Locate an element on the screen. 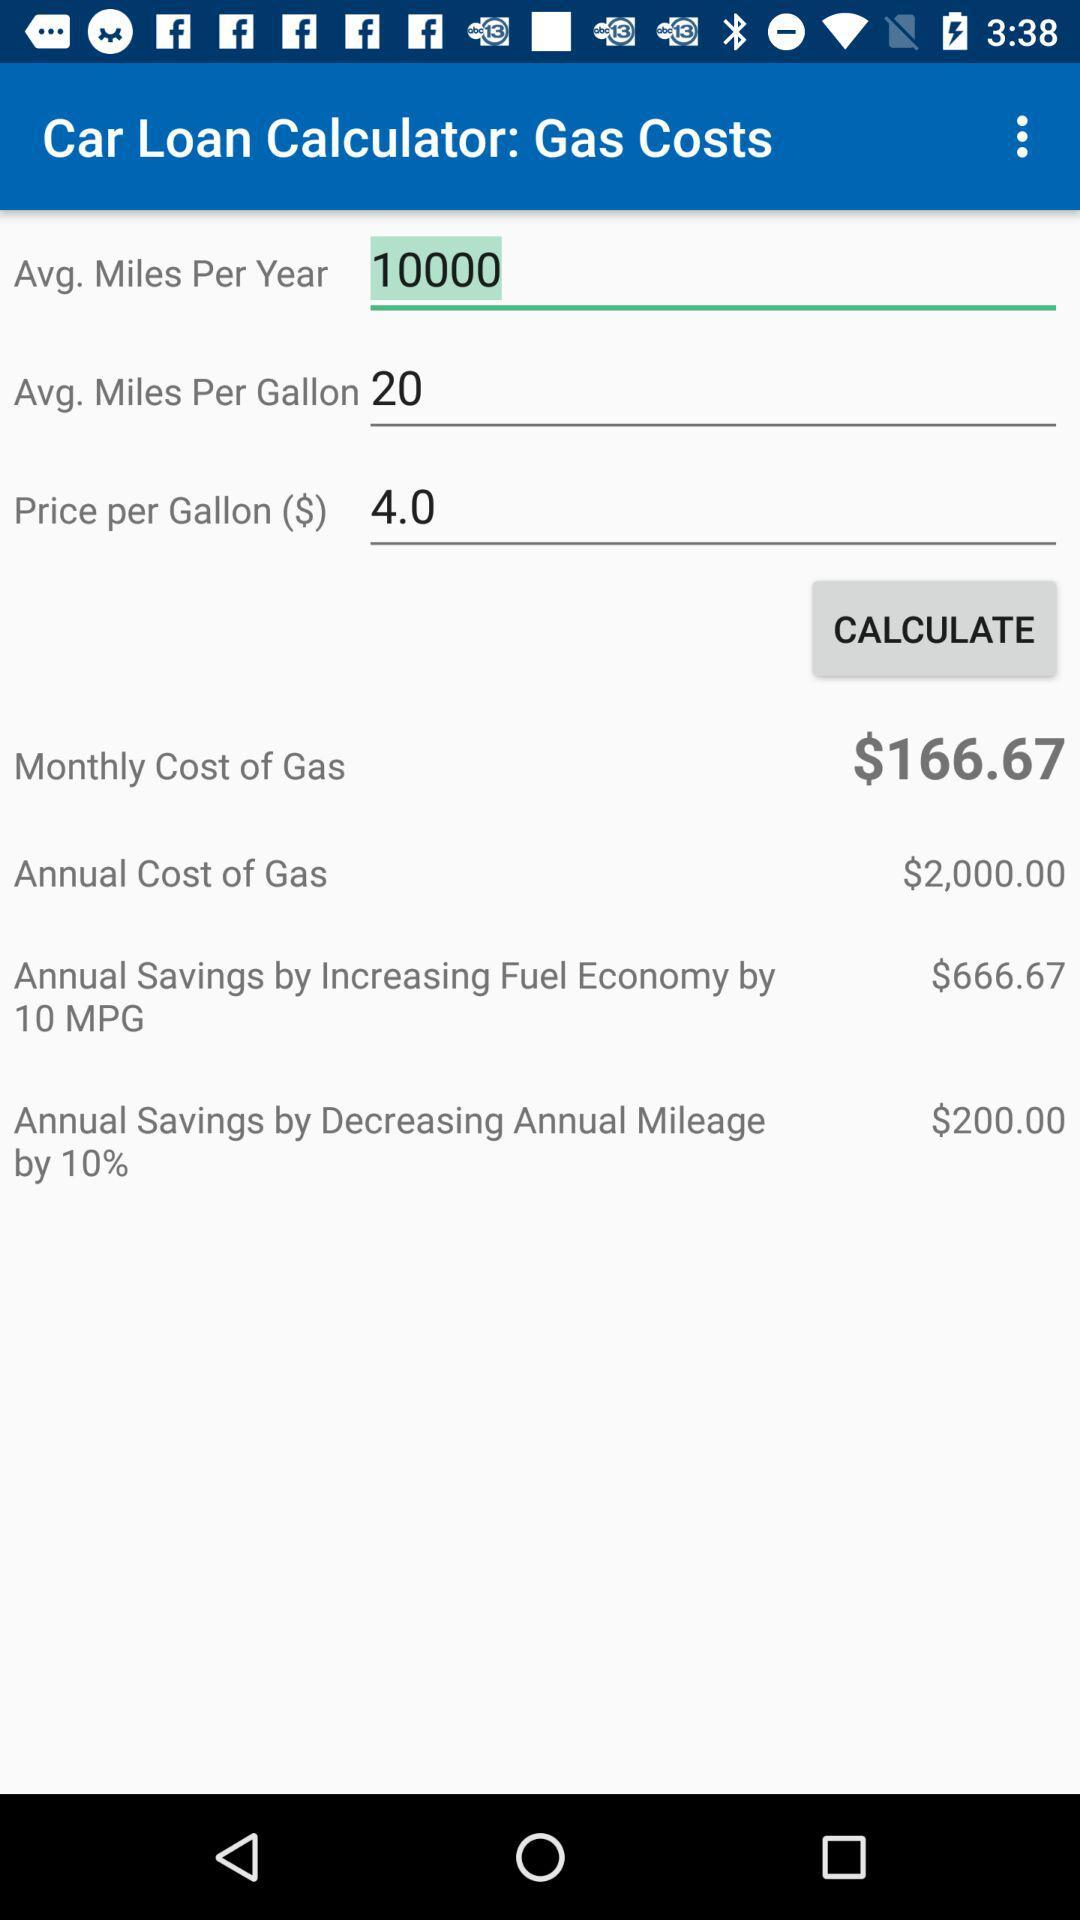  icon above $166.67 is located at coordinates (934, 627).